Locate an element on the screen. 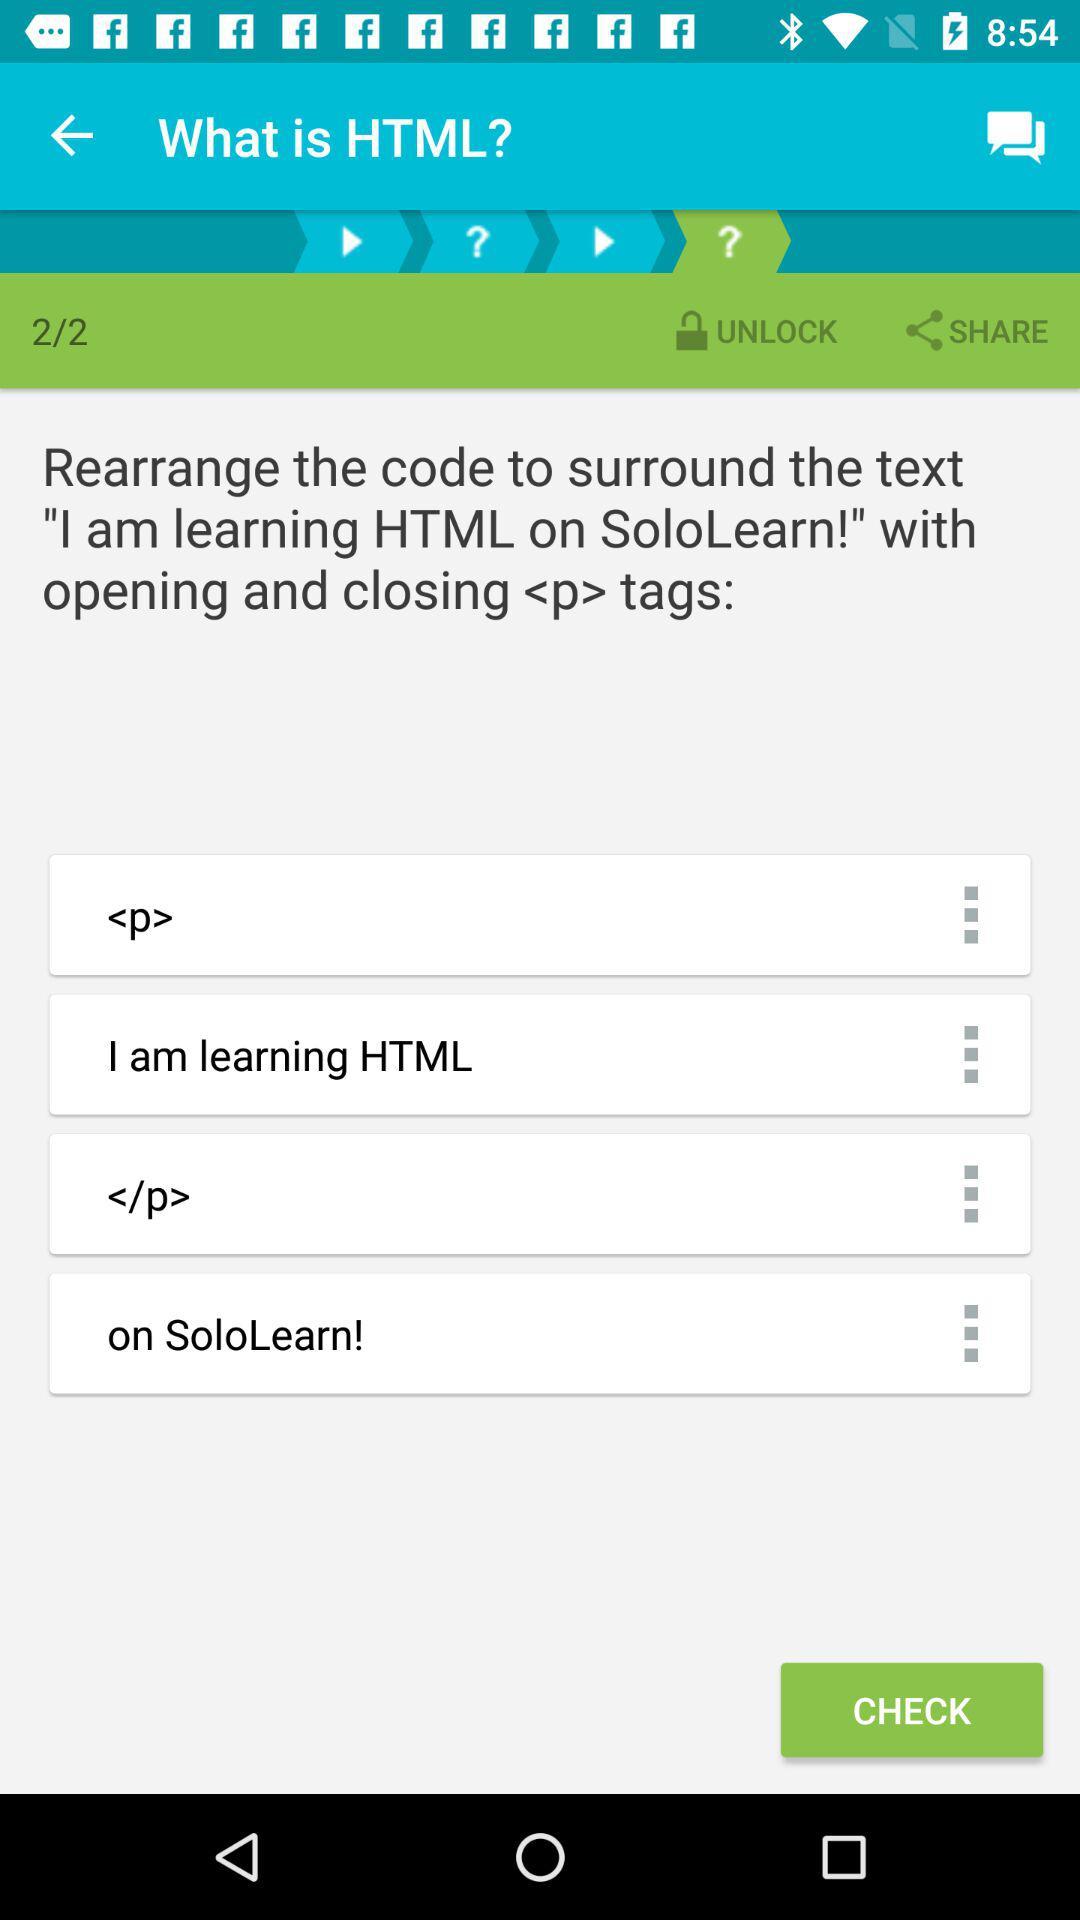  the help icon is located at coordinates (729, 240).